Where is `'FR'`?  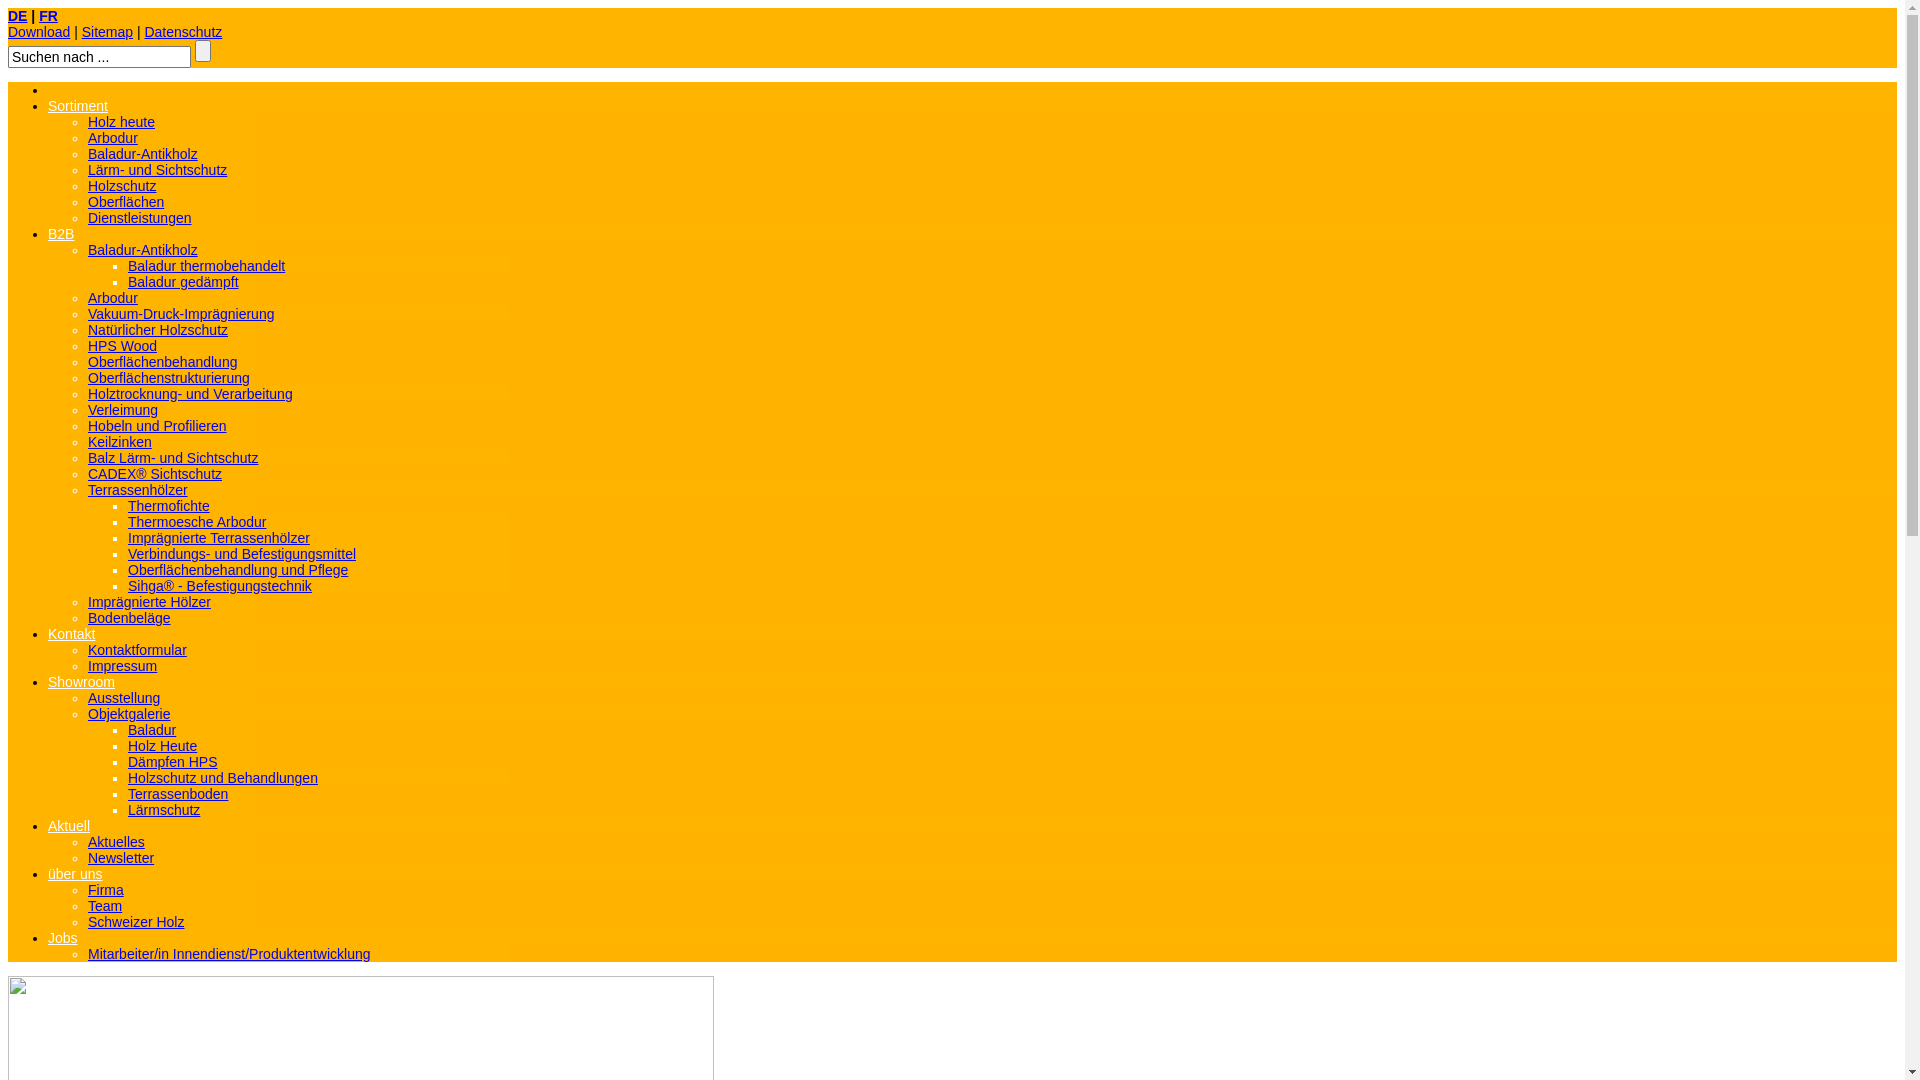 'FR' is located at coordinates (48, 15).